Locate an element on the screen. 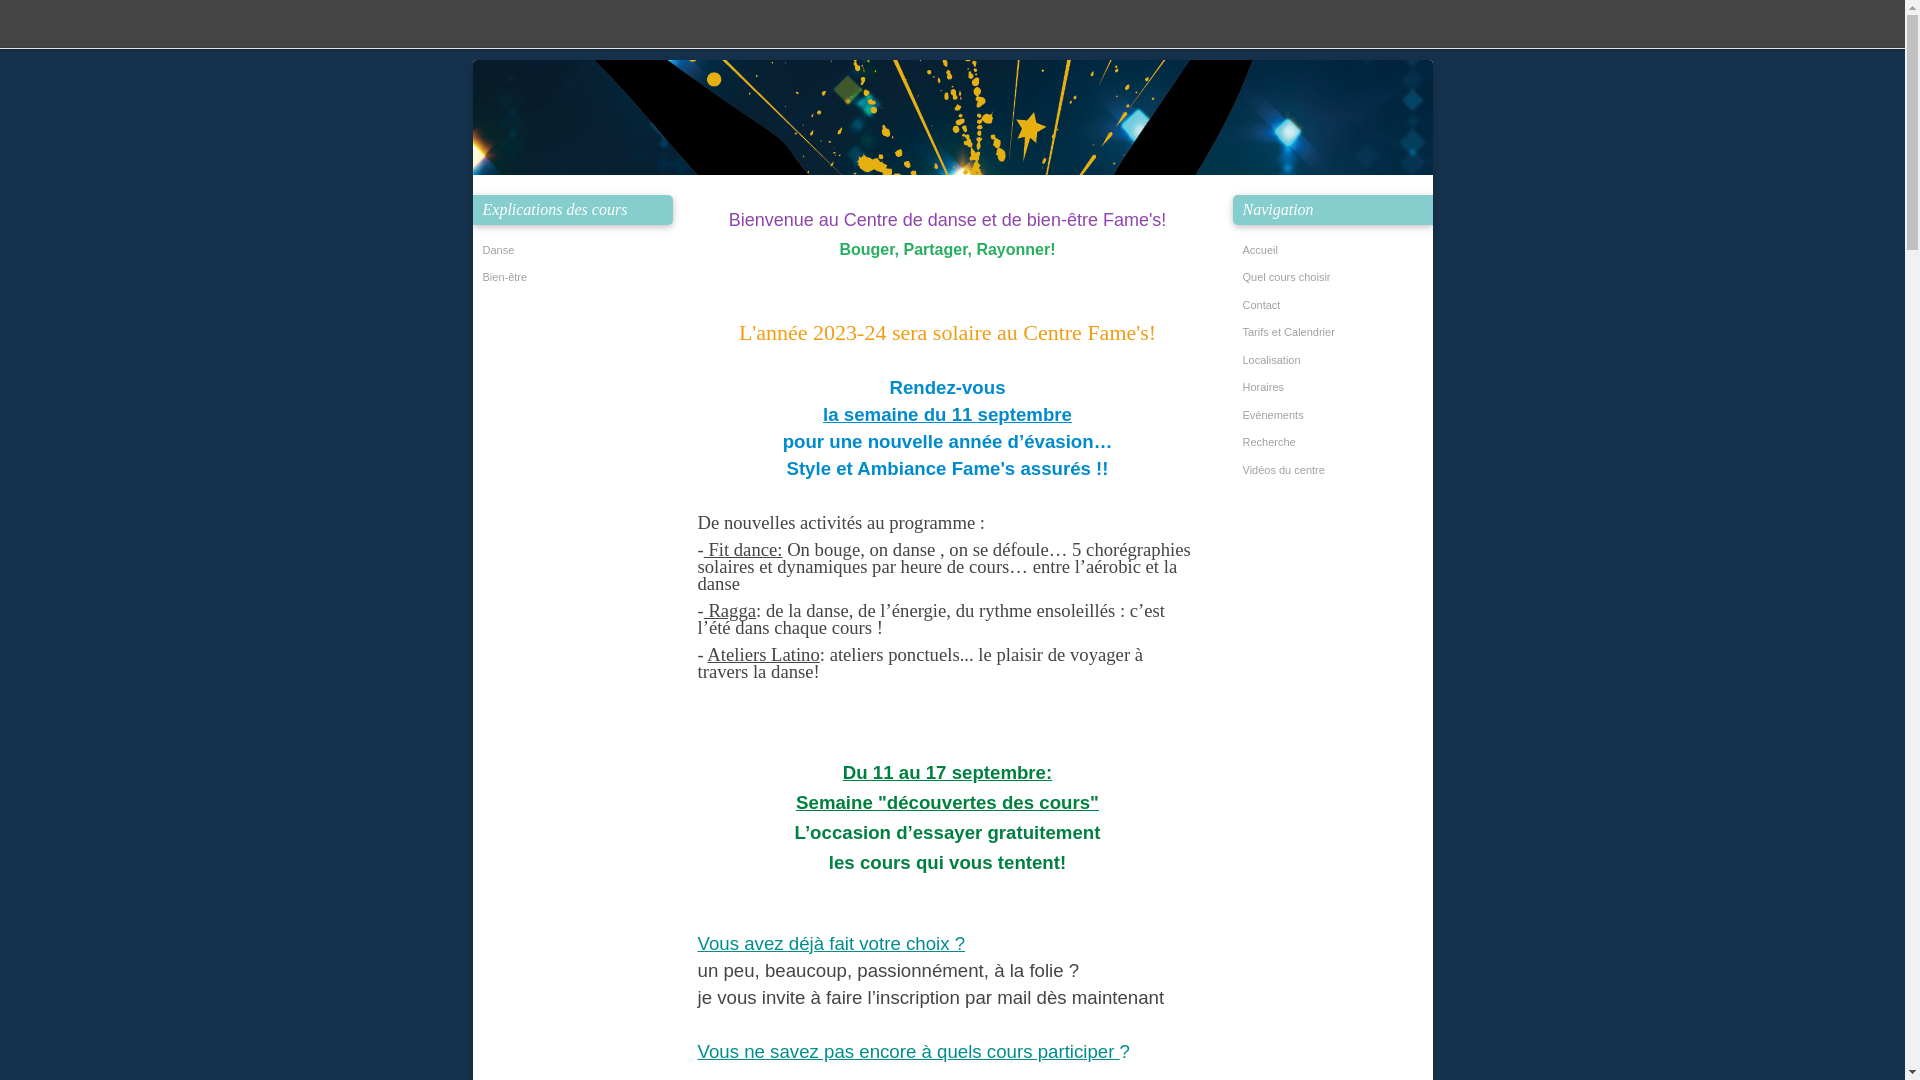  'Recherche' is located at coordinates (1335, 442).